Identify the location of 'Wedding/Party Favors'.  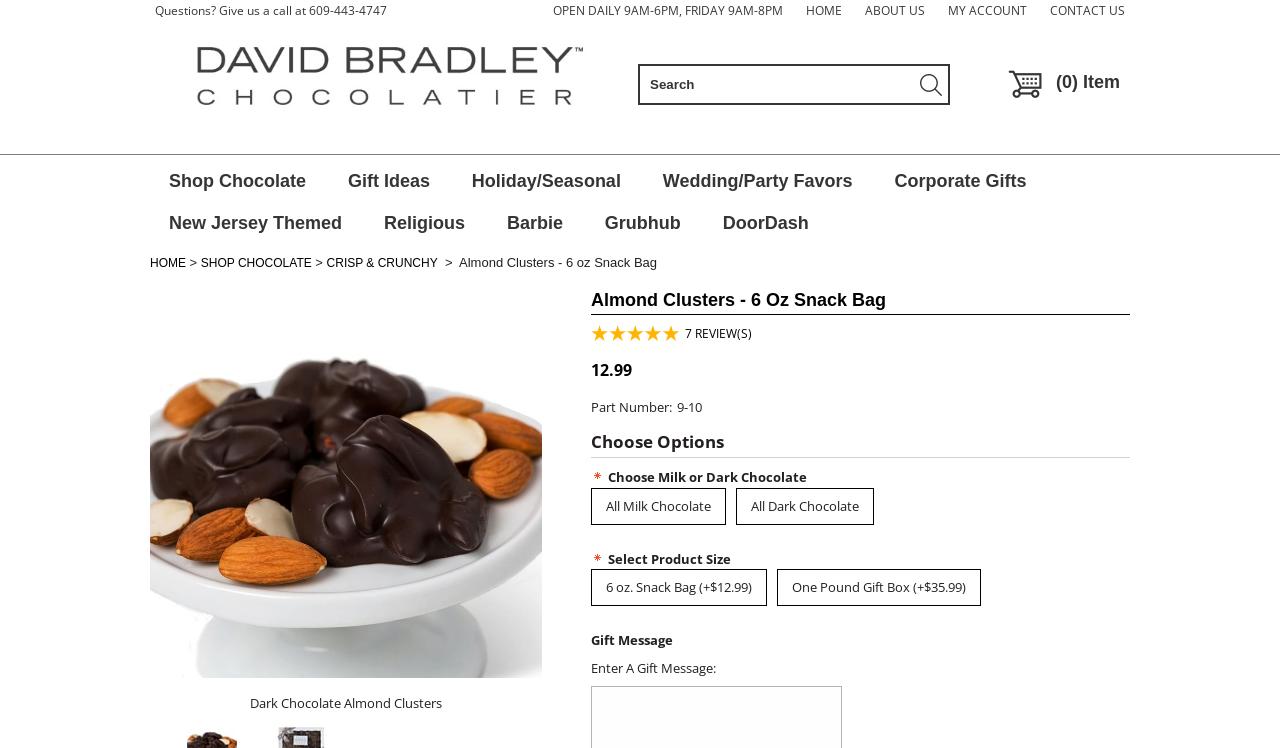
(755, 180).